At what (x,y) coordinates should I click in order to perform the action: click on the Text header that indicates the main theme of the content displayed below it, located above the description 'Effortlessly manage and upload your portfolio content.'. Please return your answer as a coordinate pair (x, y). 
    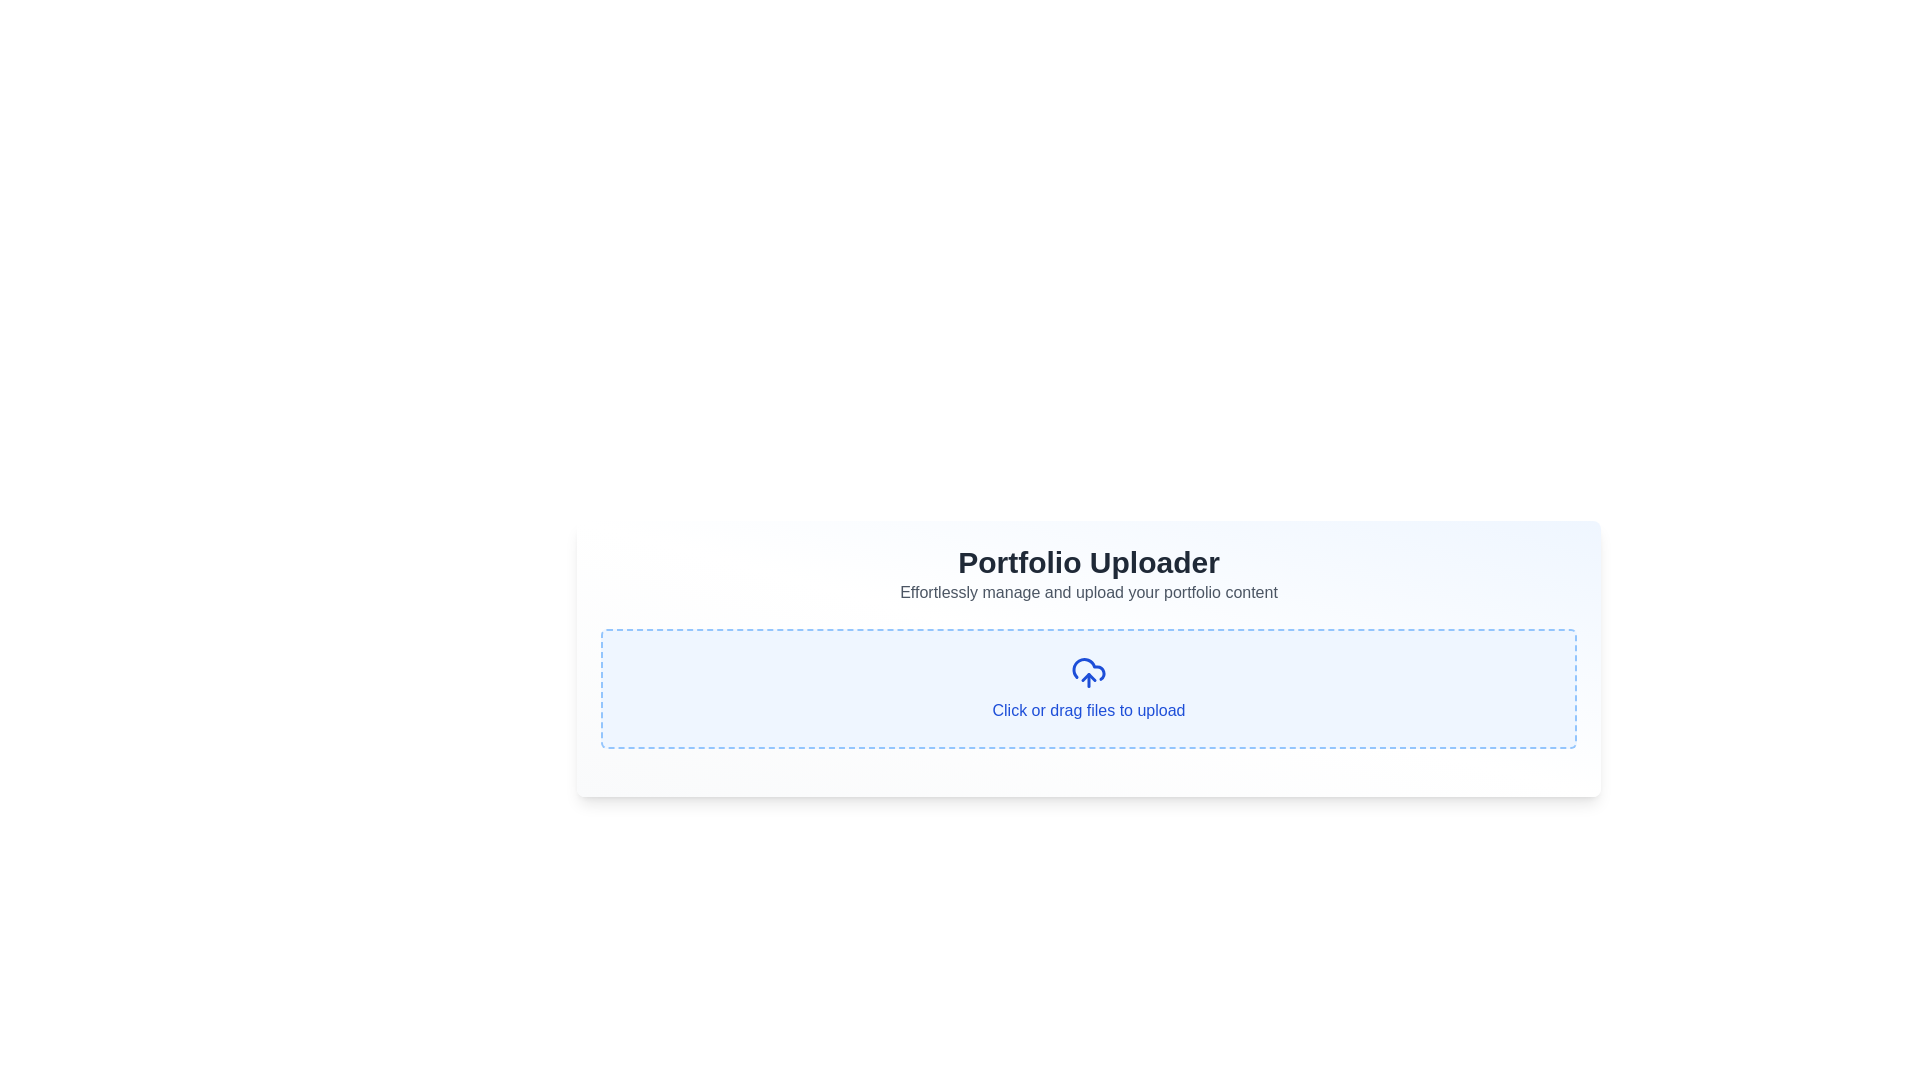
    Looking at the image, I should click on (1088, 563).